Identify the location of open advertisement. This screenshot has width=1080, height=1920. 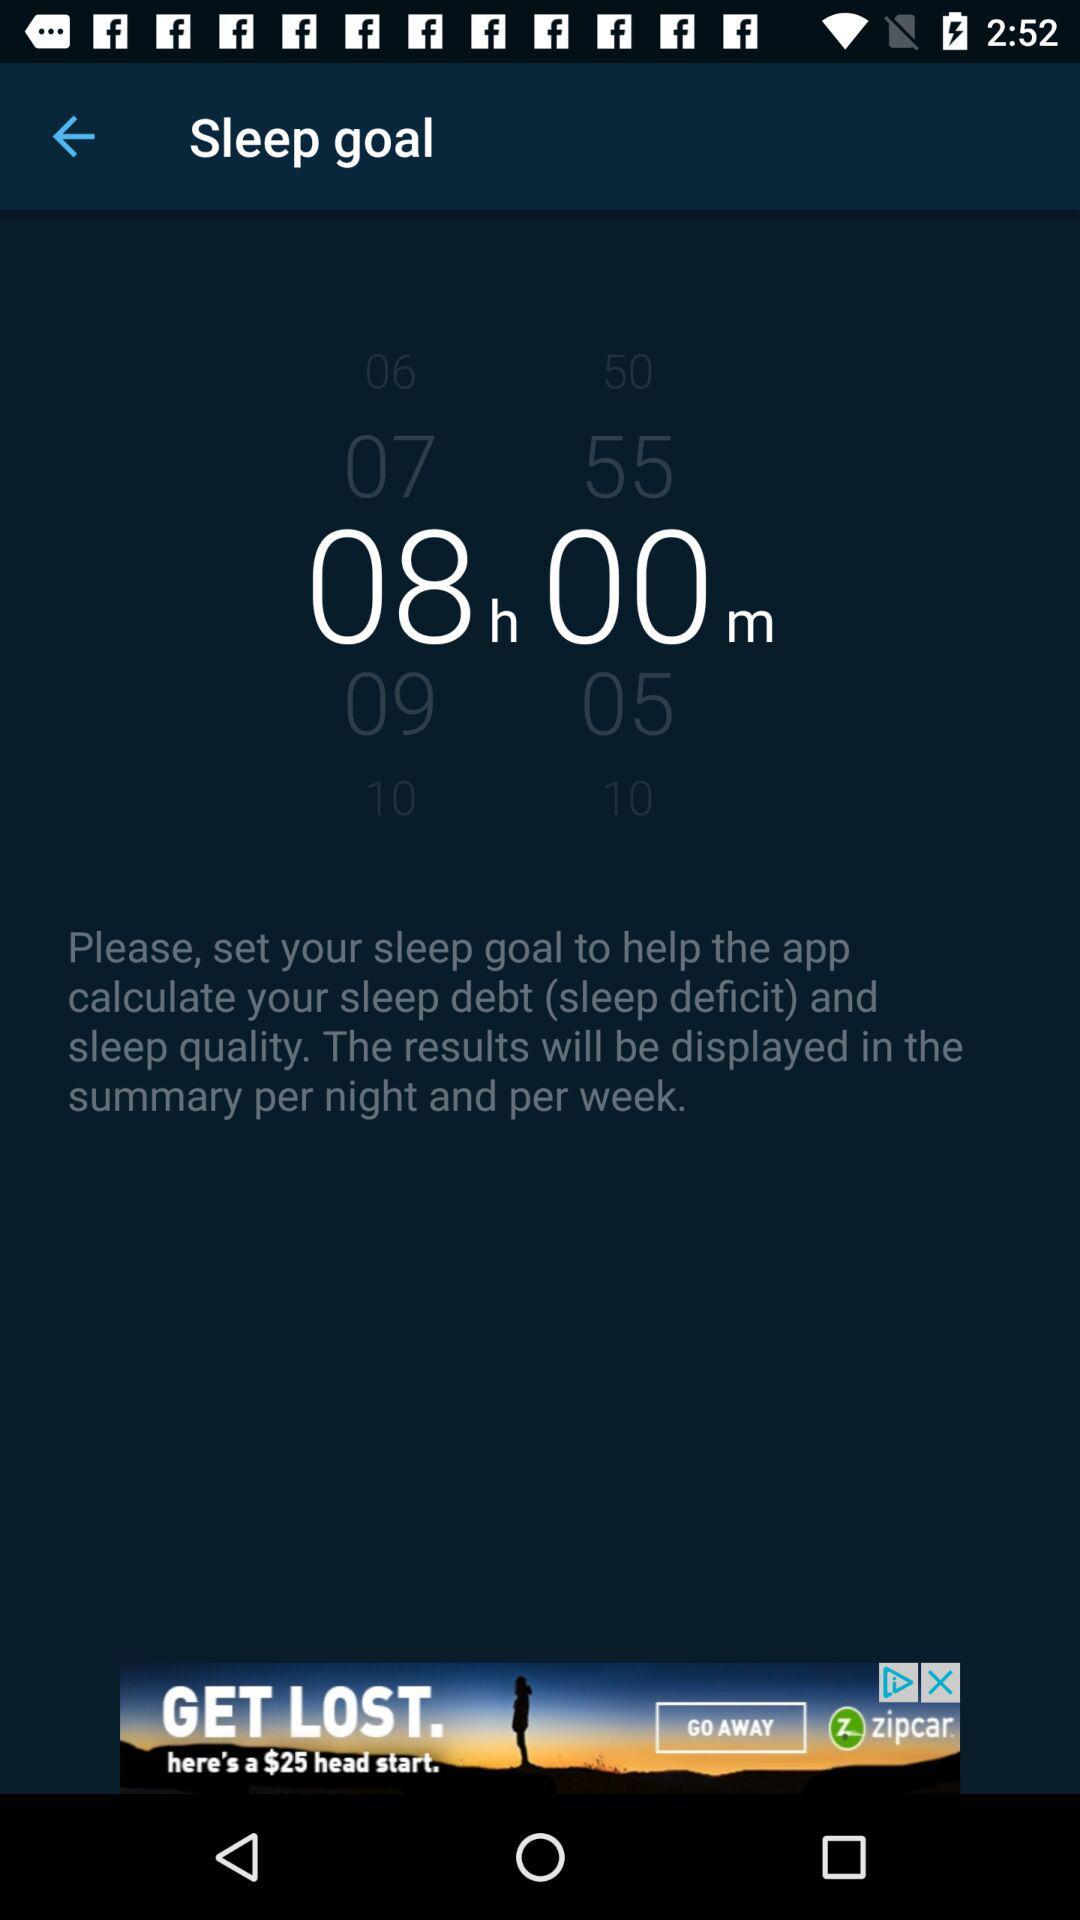
(540, 1727).